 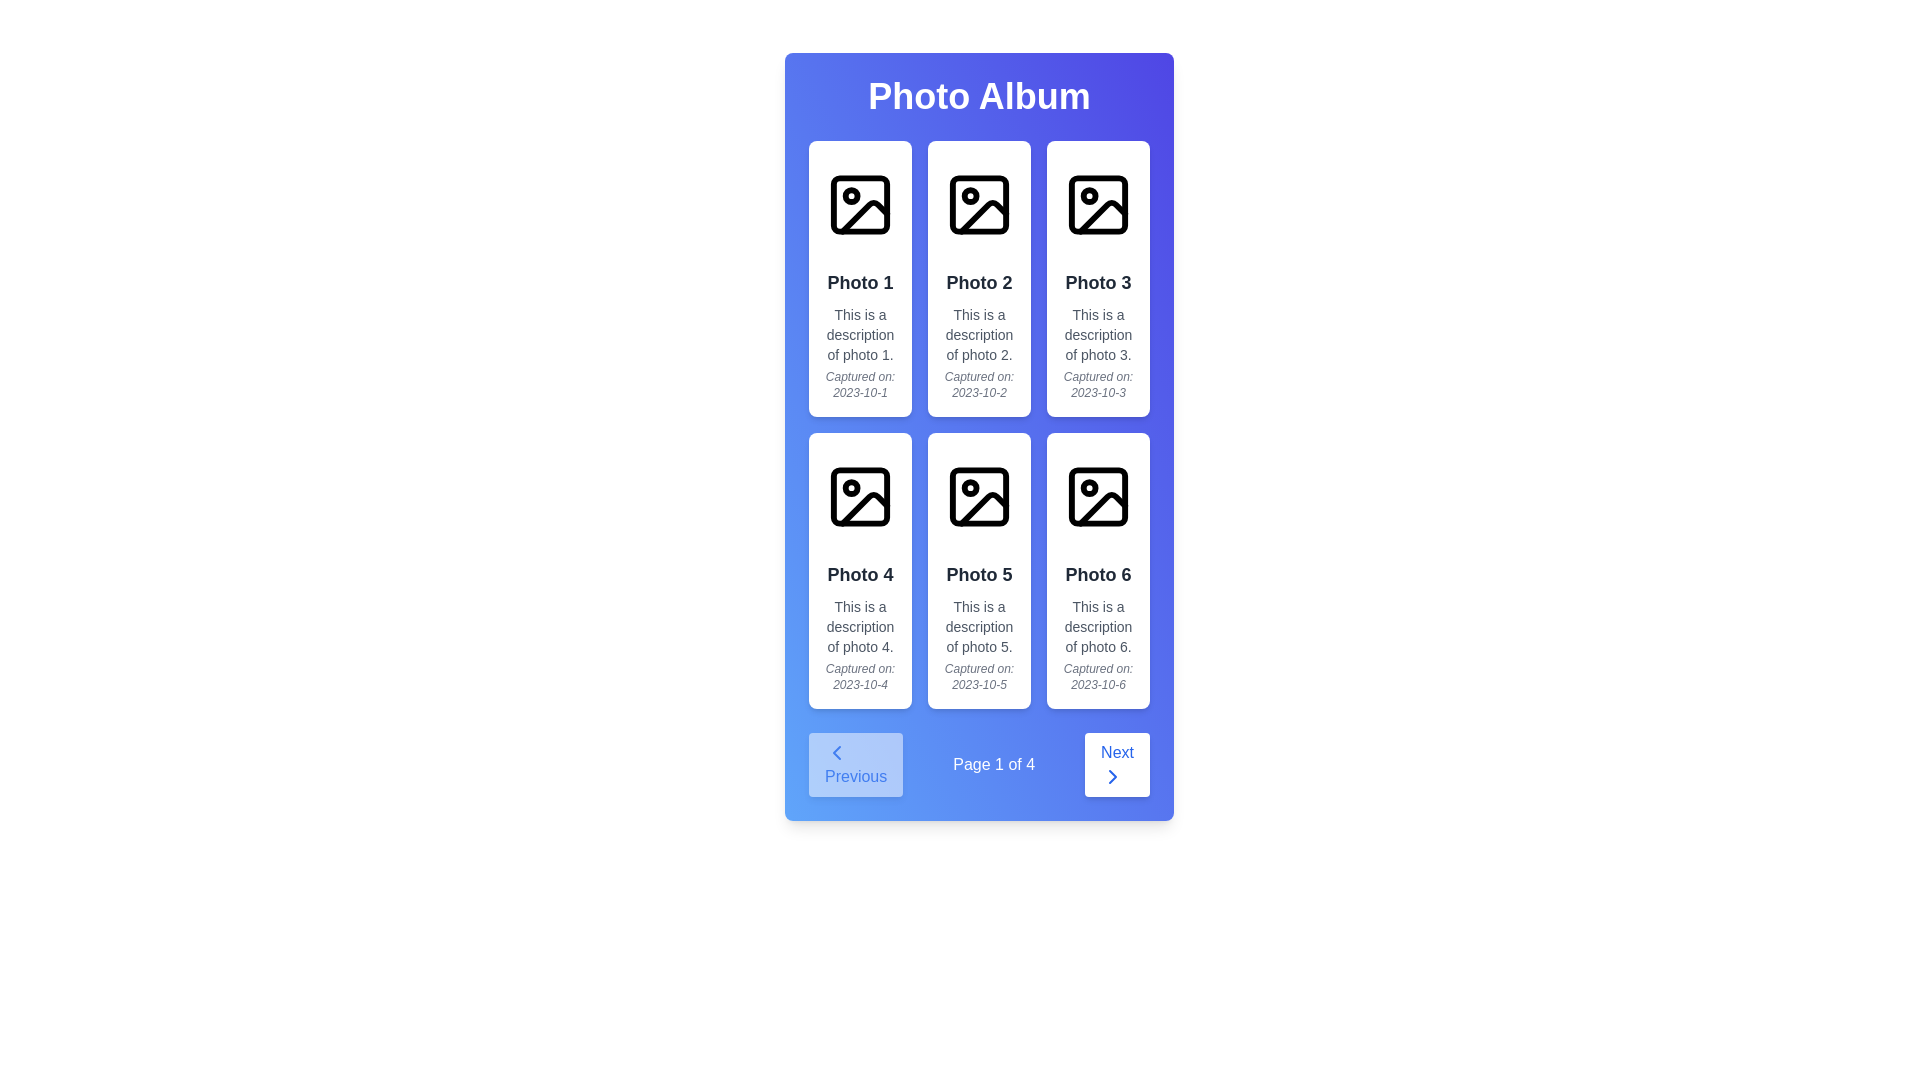 I want to click on the image placeholder icon located in the center of the tile titled 'Photo 5', so click(x=979, y=496).